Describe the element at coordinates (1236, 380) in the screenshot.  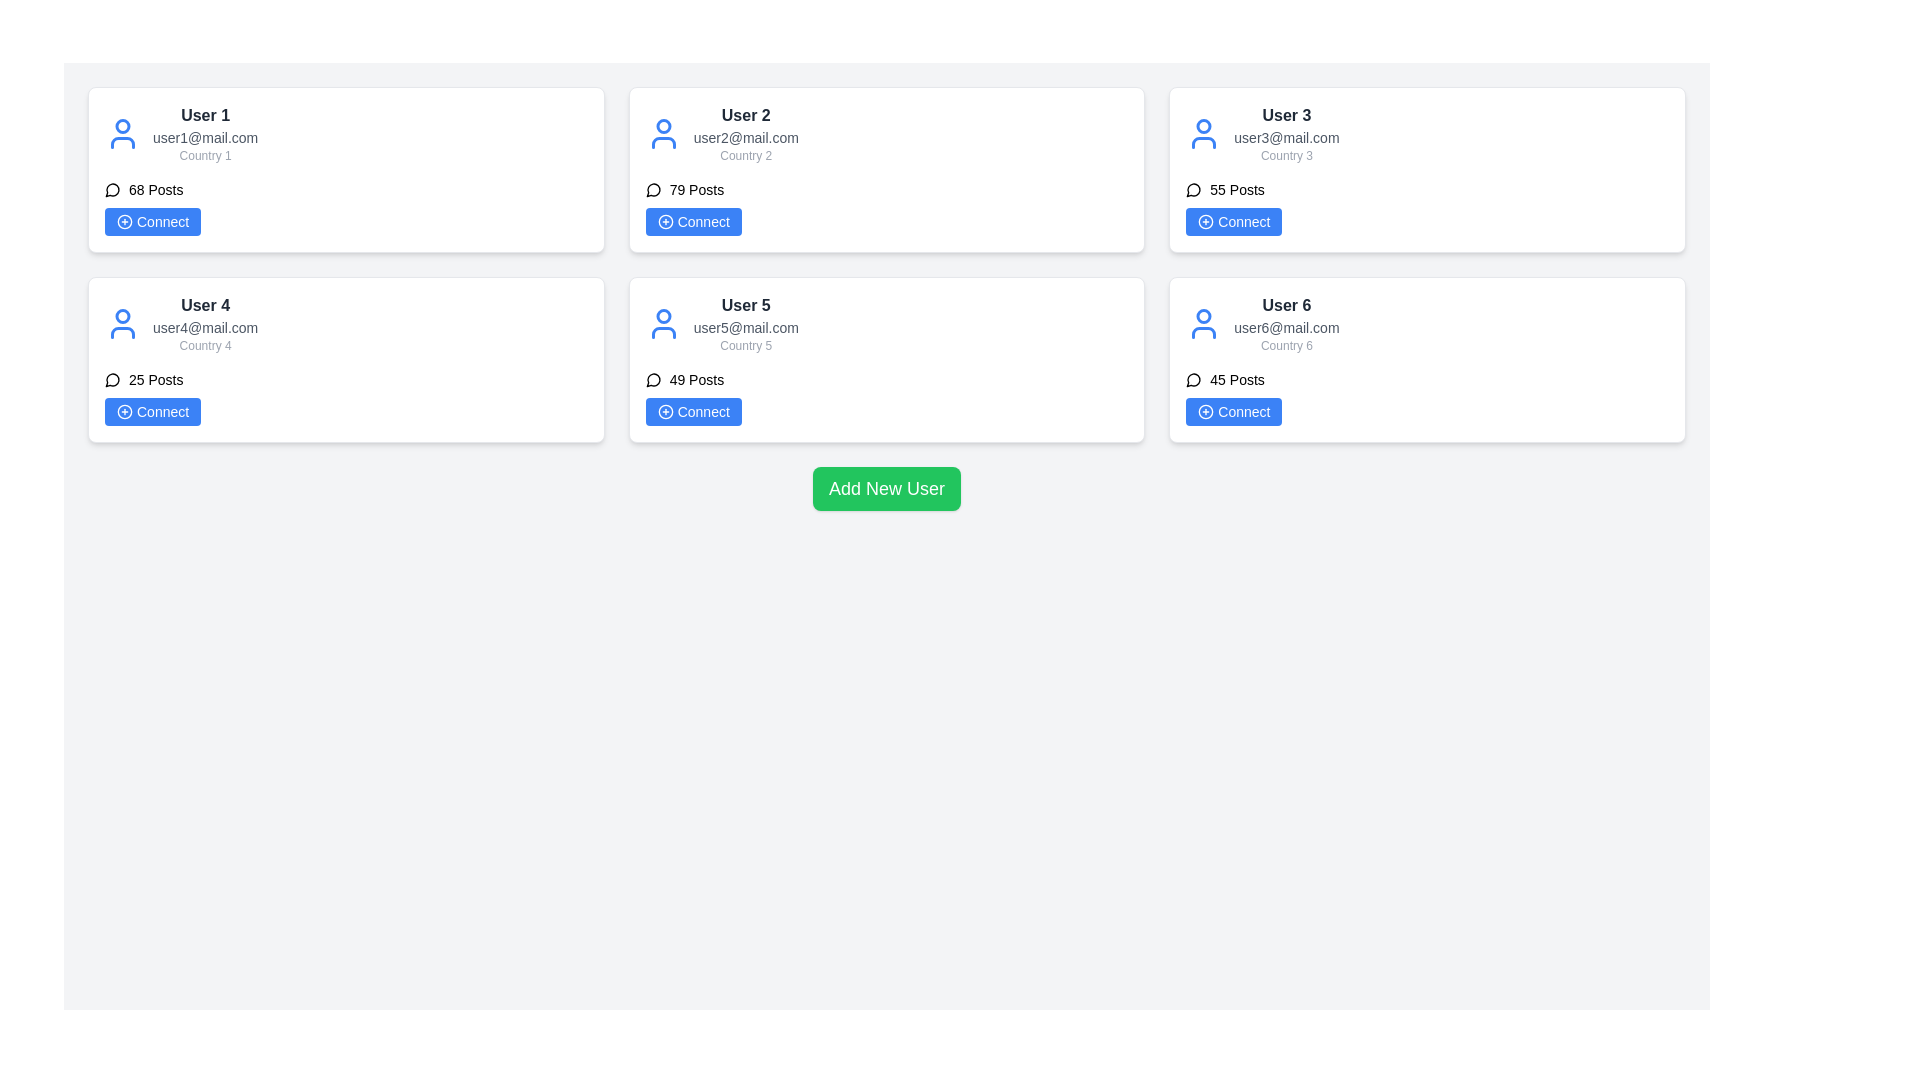
I see `the static text label displaying '45 Posts' located near the lower-middle section of the user information card for 'User 6' in the second row, third column of the grid layout` at that location.